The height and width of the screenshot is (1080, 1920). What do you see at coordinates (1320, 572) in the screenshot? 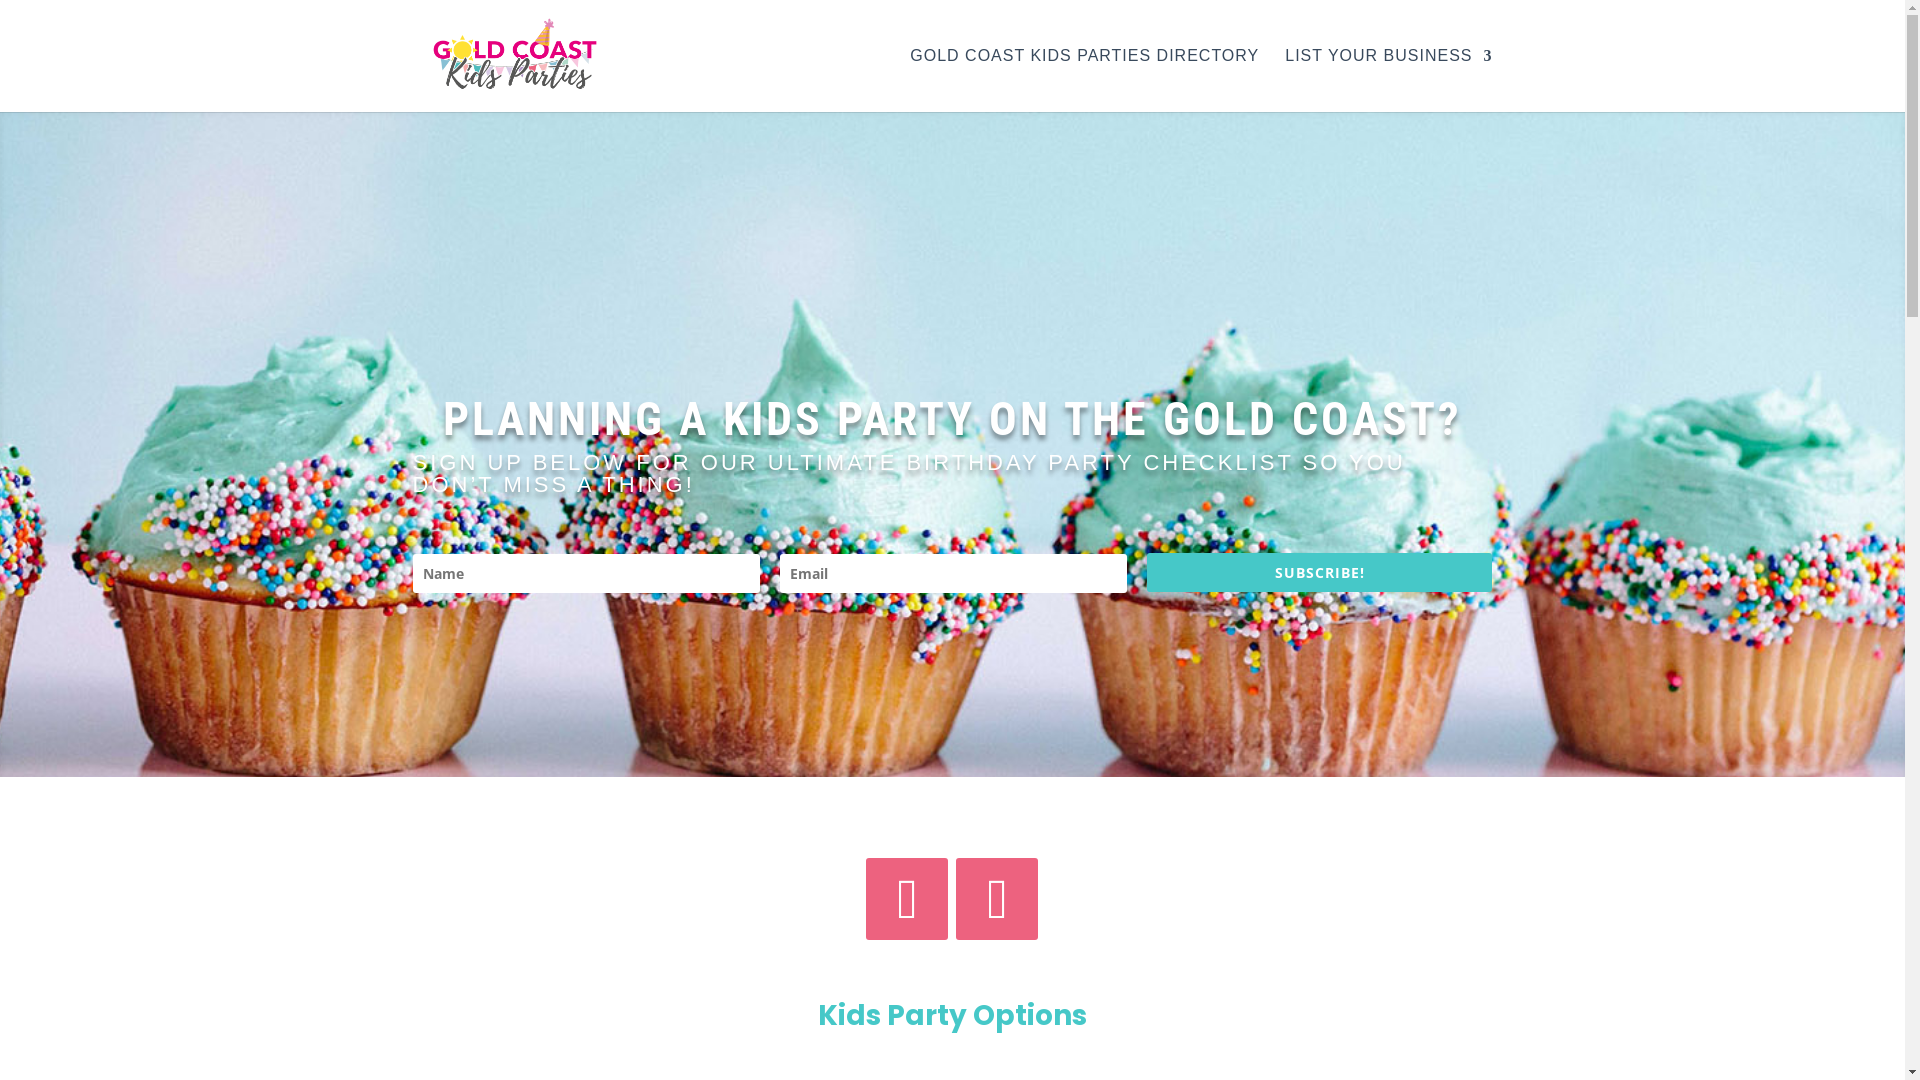
I see `'SUBSCRIBE!'` at bounding box center [1320, 572].